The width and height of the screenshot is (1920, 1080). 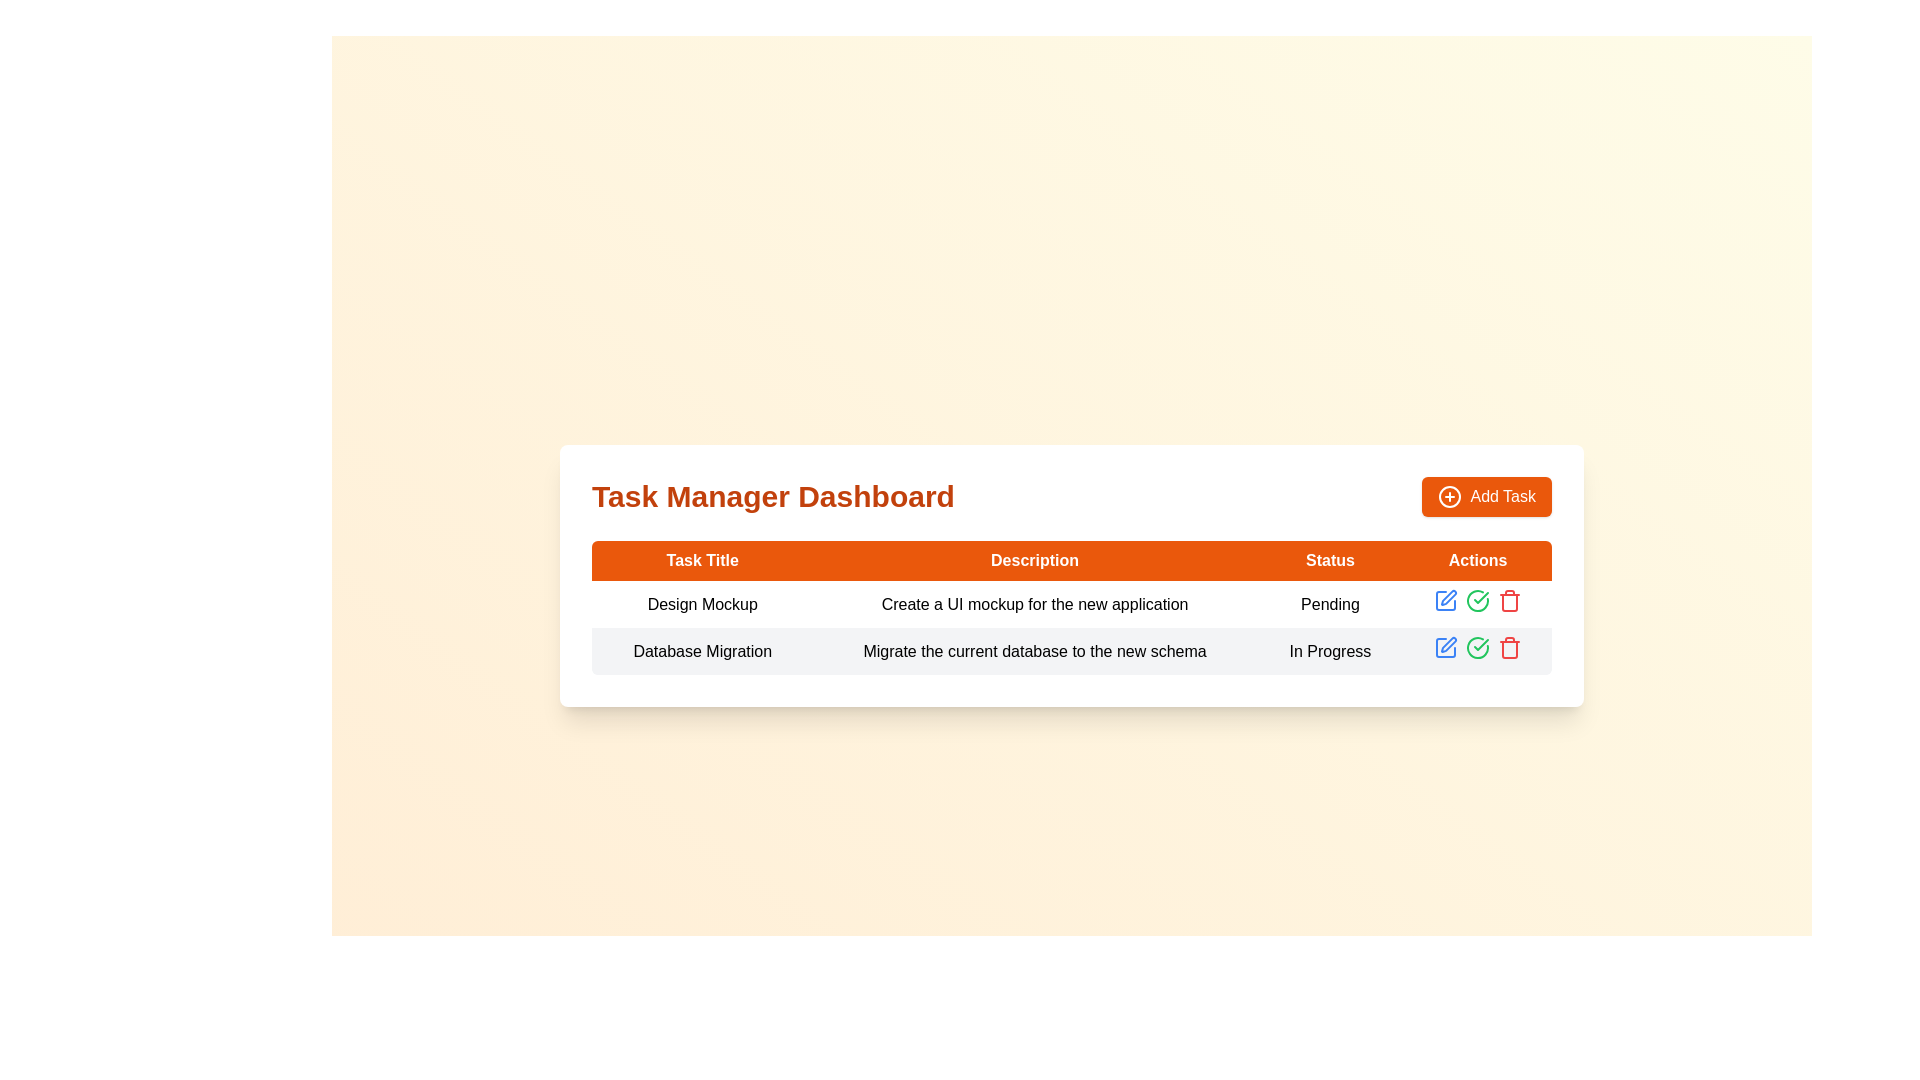 I want to click on the Table Header Label with bright orange background and white text that says 'Description' located in the second position of a horizontal row of four in the table header, so click(x=1035, y=560).